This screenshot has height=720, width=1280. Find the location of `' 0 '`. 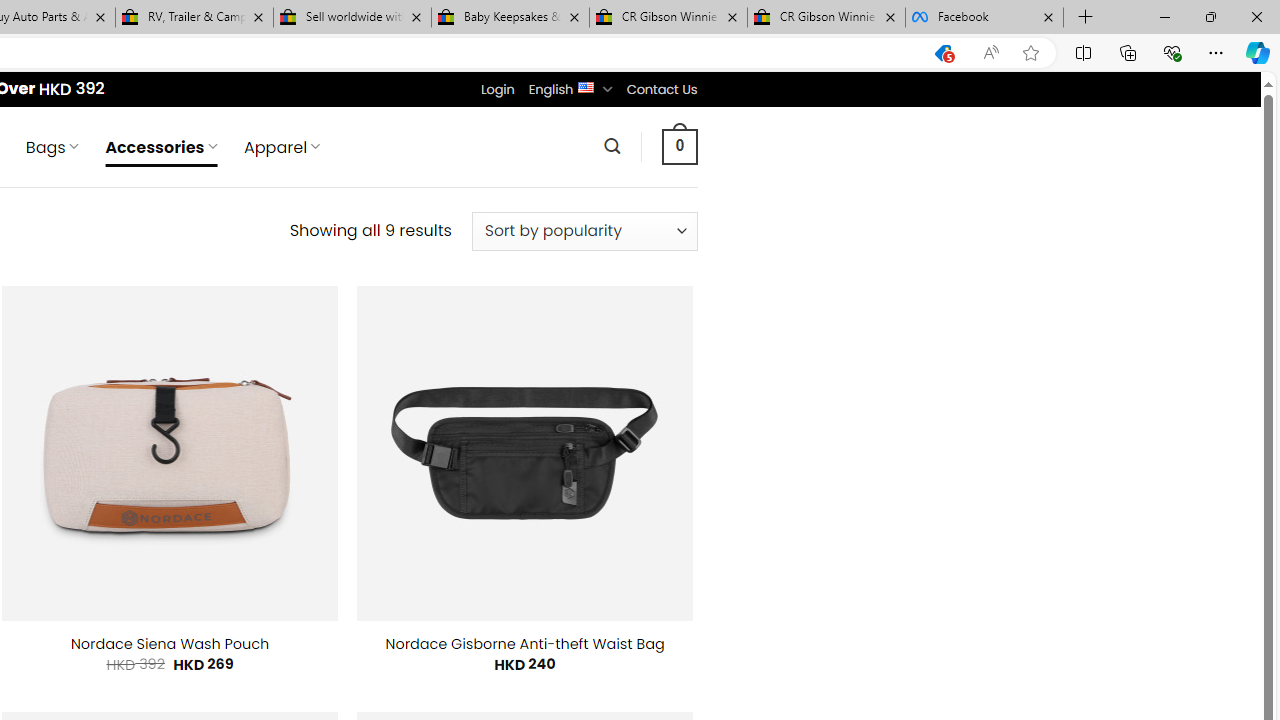

' 0 ' is located at coordinates (679, 145).